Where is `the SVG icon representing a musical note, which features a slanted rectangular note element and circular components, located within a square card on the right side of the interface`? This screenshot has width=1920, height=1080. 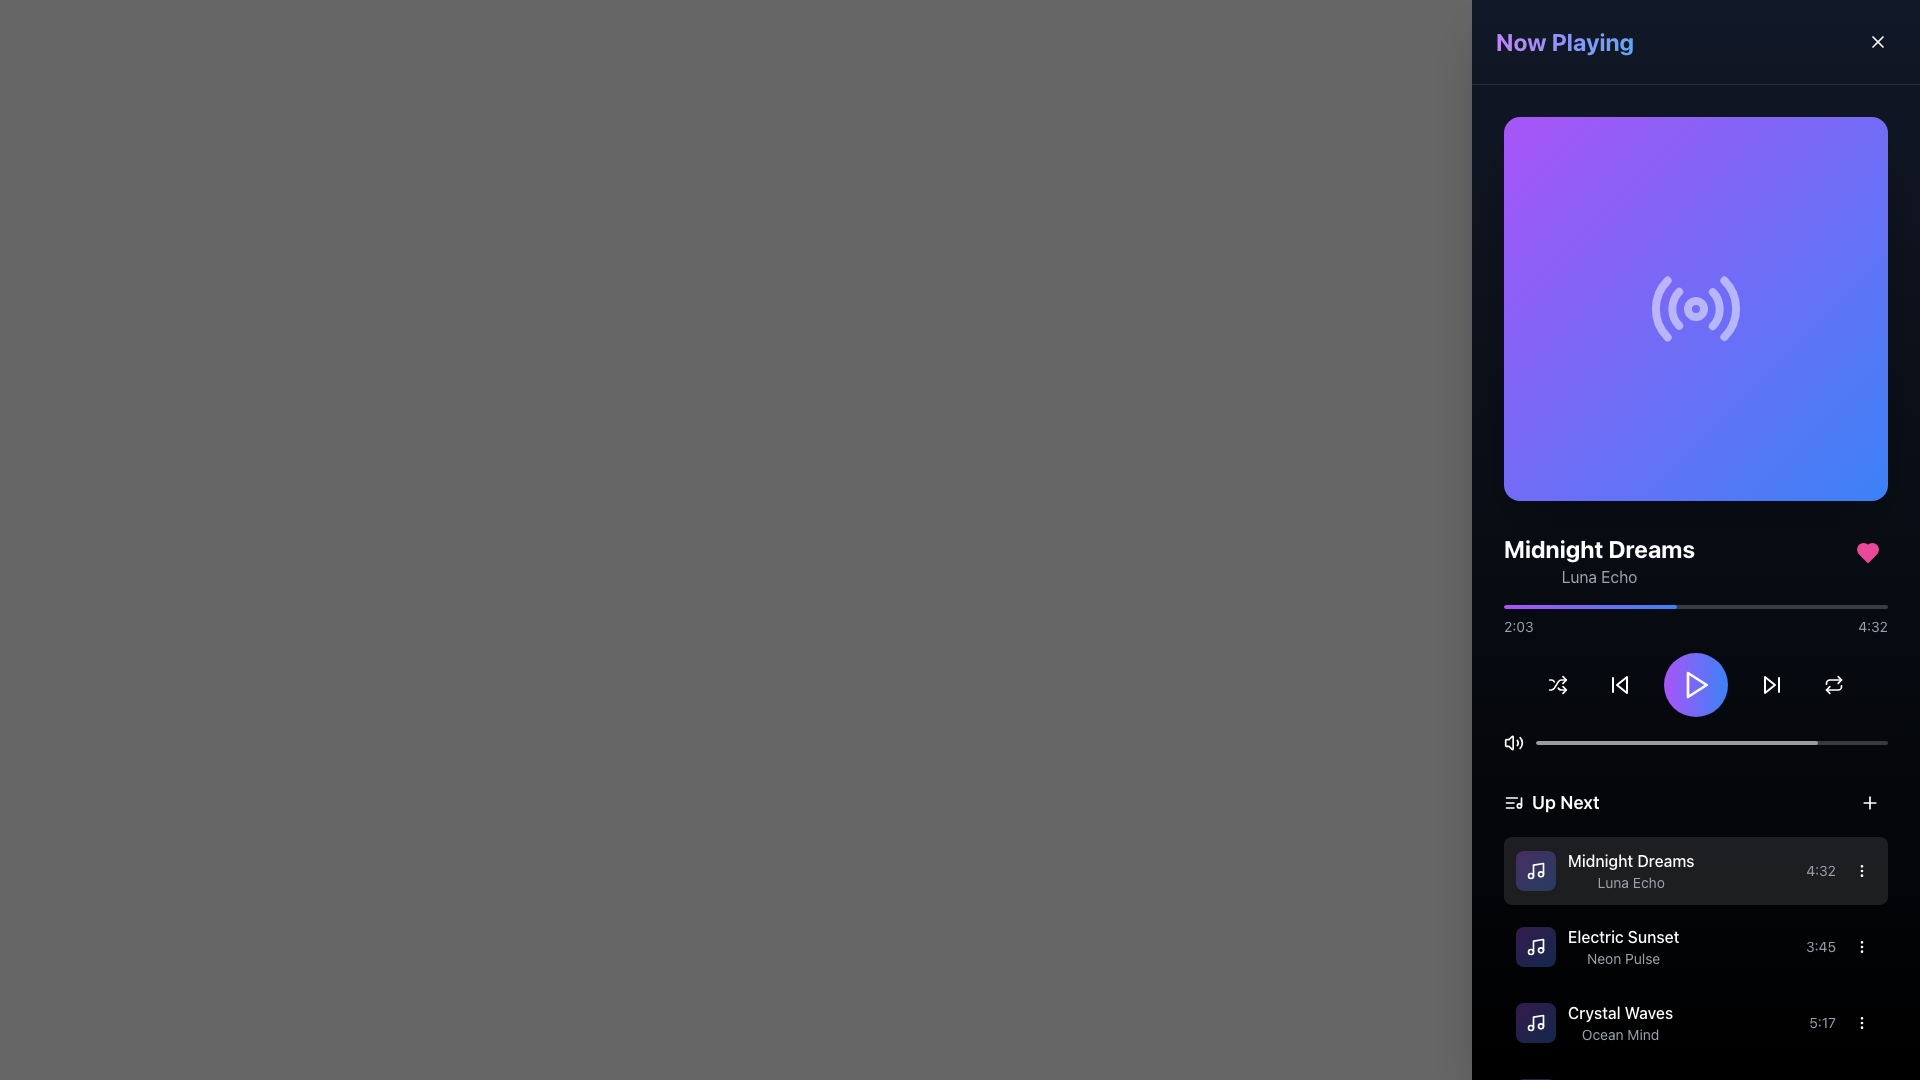 the SVG icon representing a musical note, which features a slanted rectangular note element and circular components, located within a square card on the right side of the interface is located at coordinates (1535, 870).